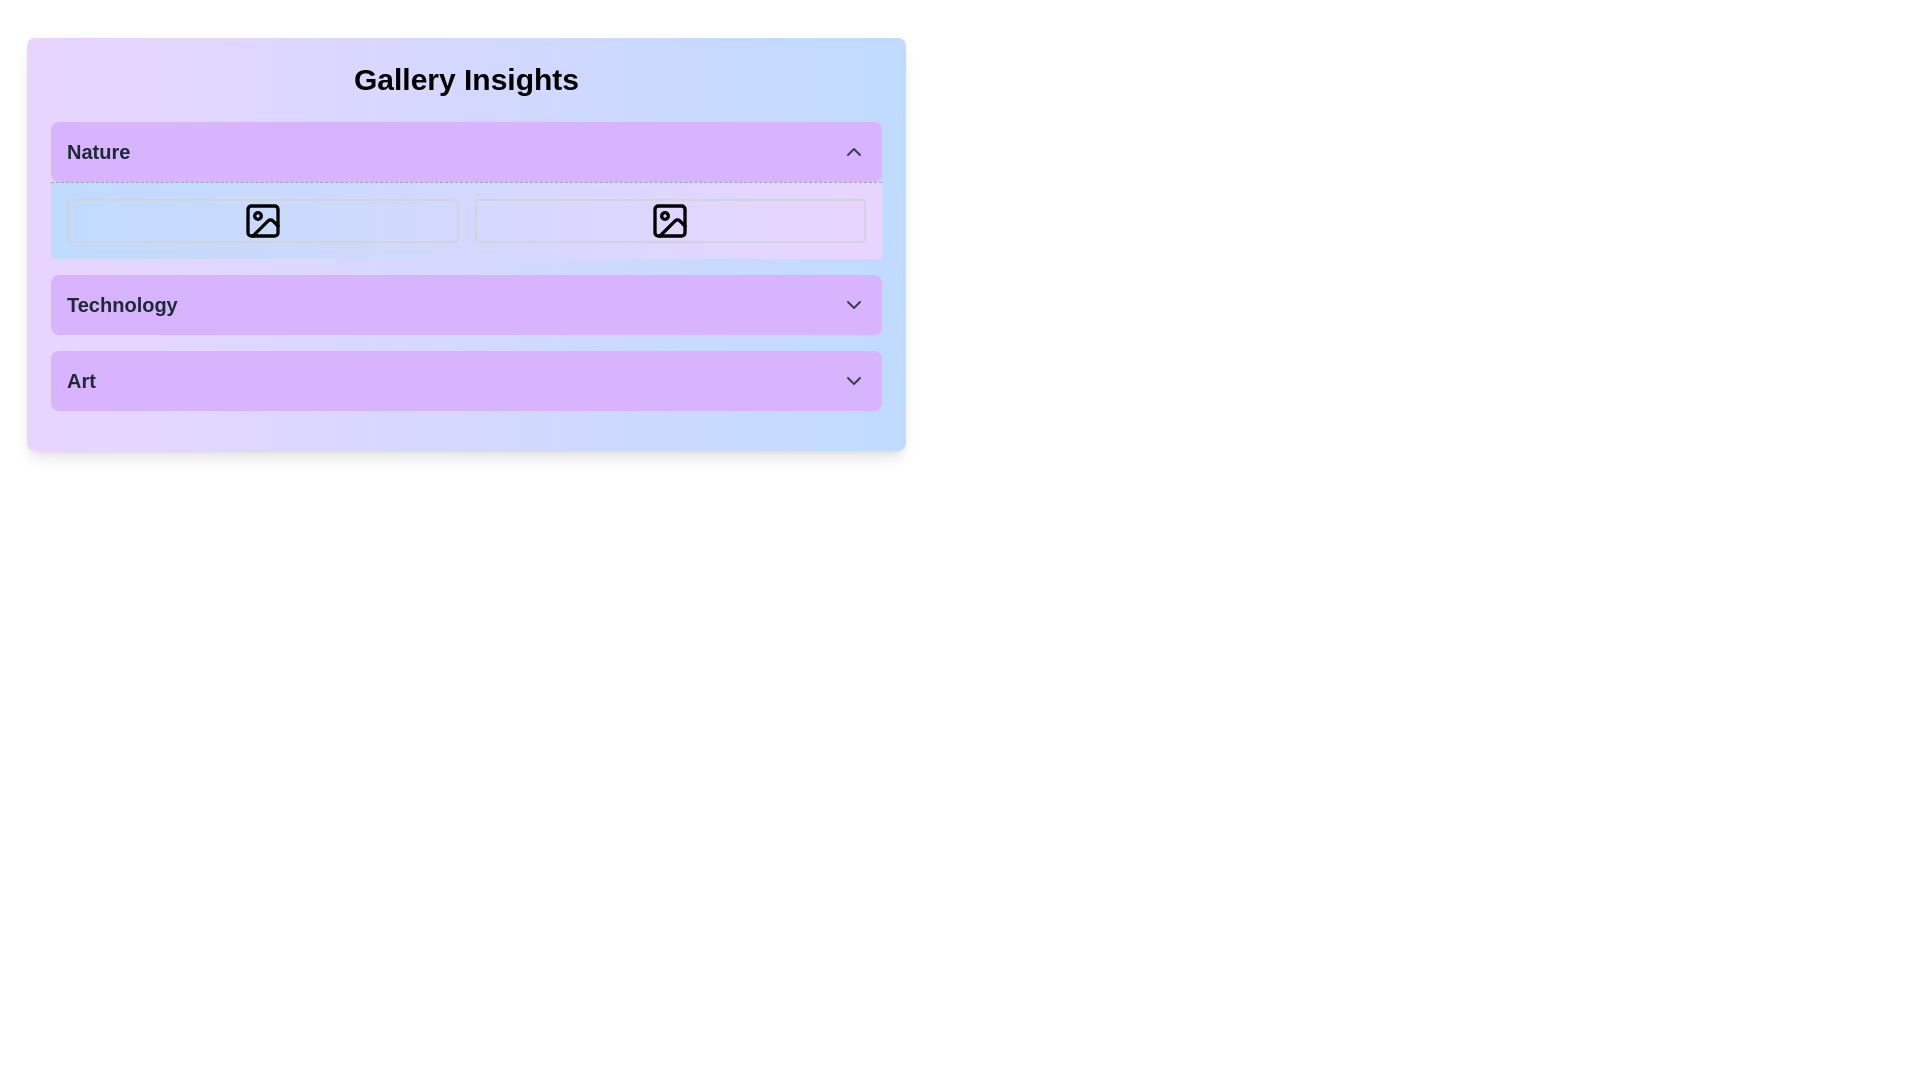  Describe the element at coordinates (854, 304) in the screenshot. I see `the interactive icon on the right side of the 'Technology' section to trigger a tooltip or visual effect` at that location.